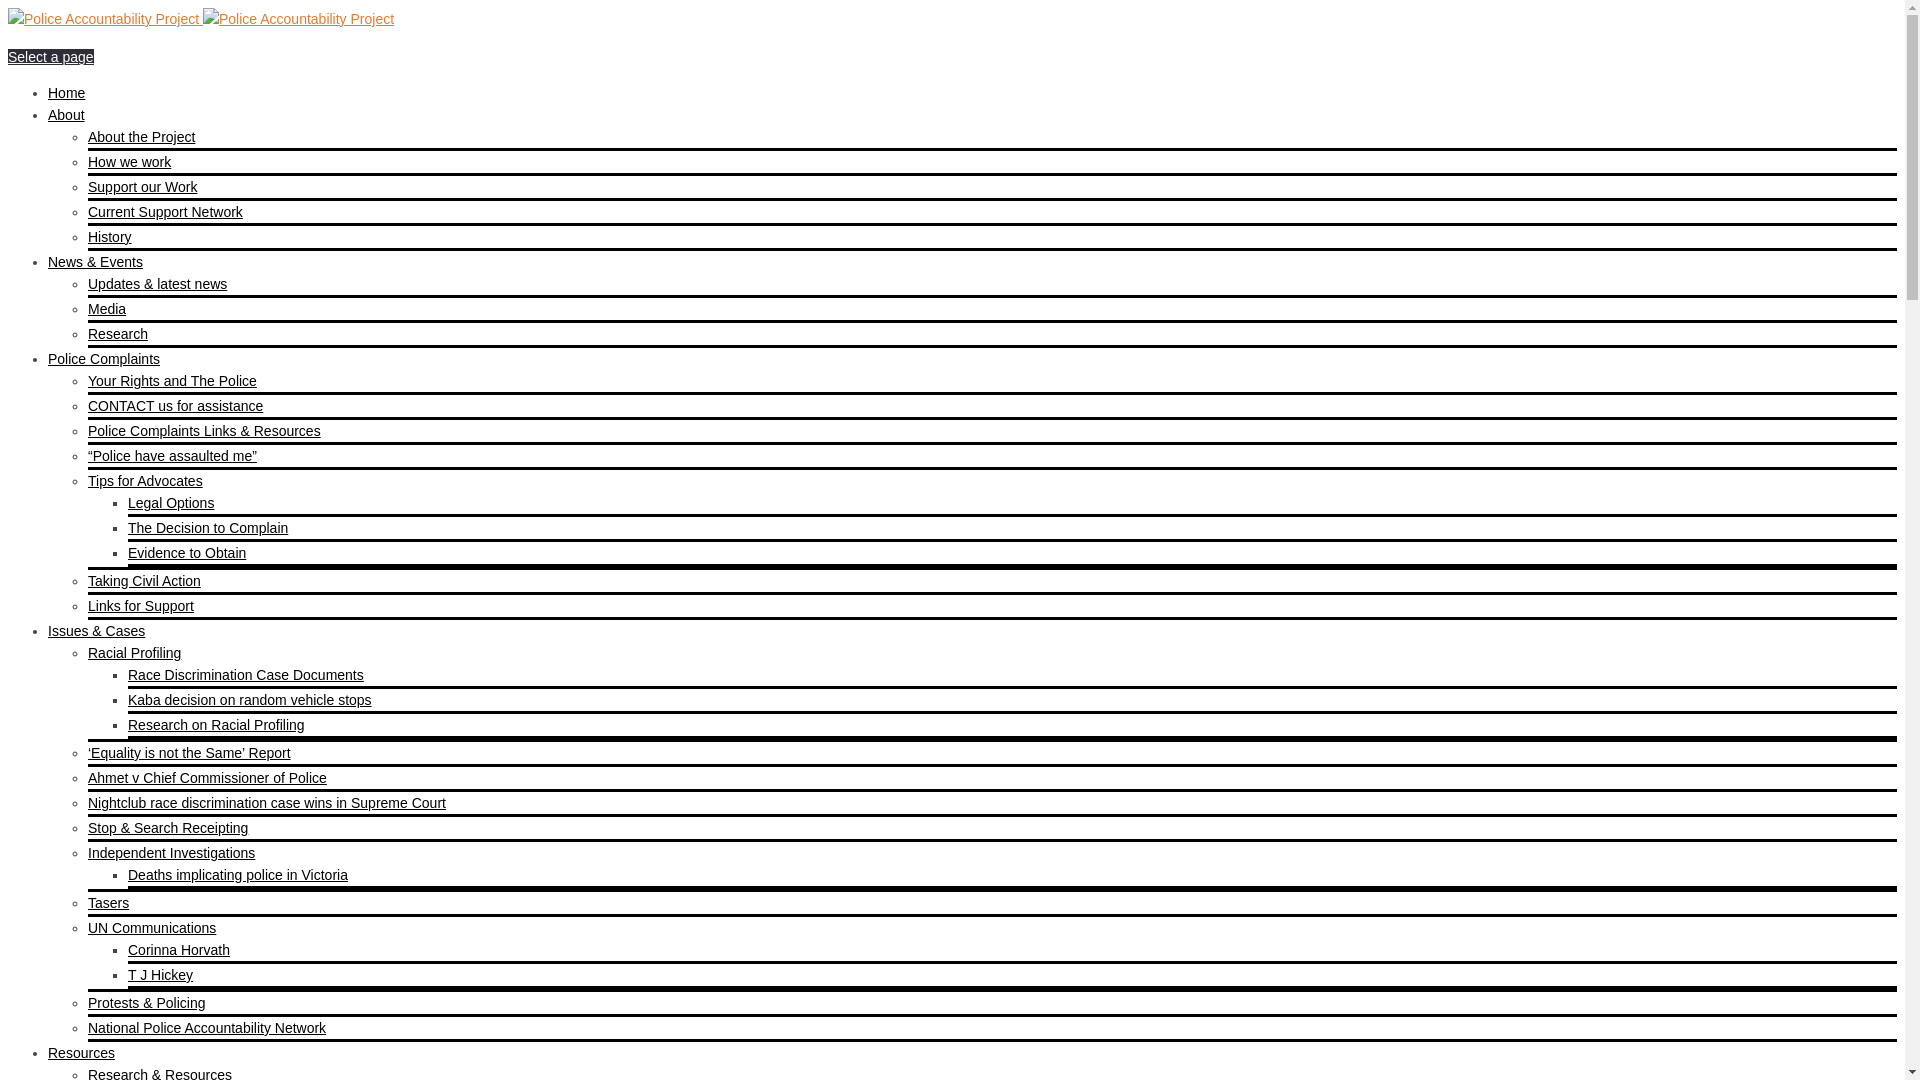  I want to click on 'Media', so click(105, 308).